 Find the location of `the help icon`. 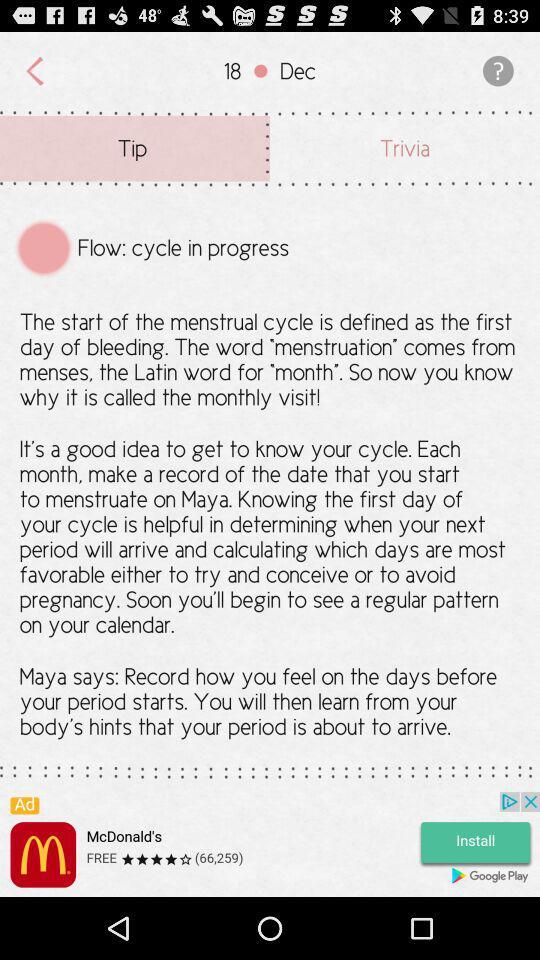

the help icon is located at coordinates (494, 75).